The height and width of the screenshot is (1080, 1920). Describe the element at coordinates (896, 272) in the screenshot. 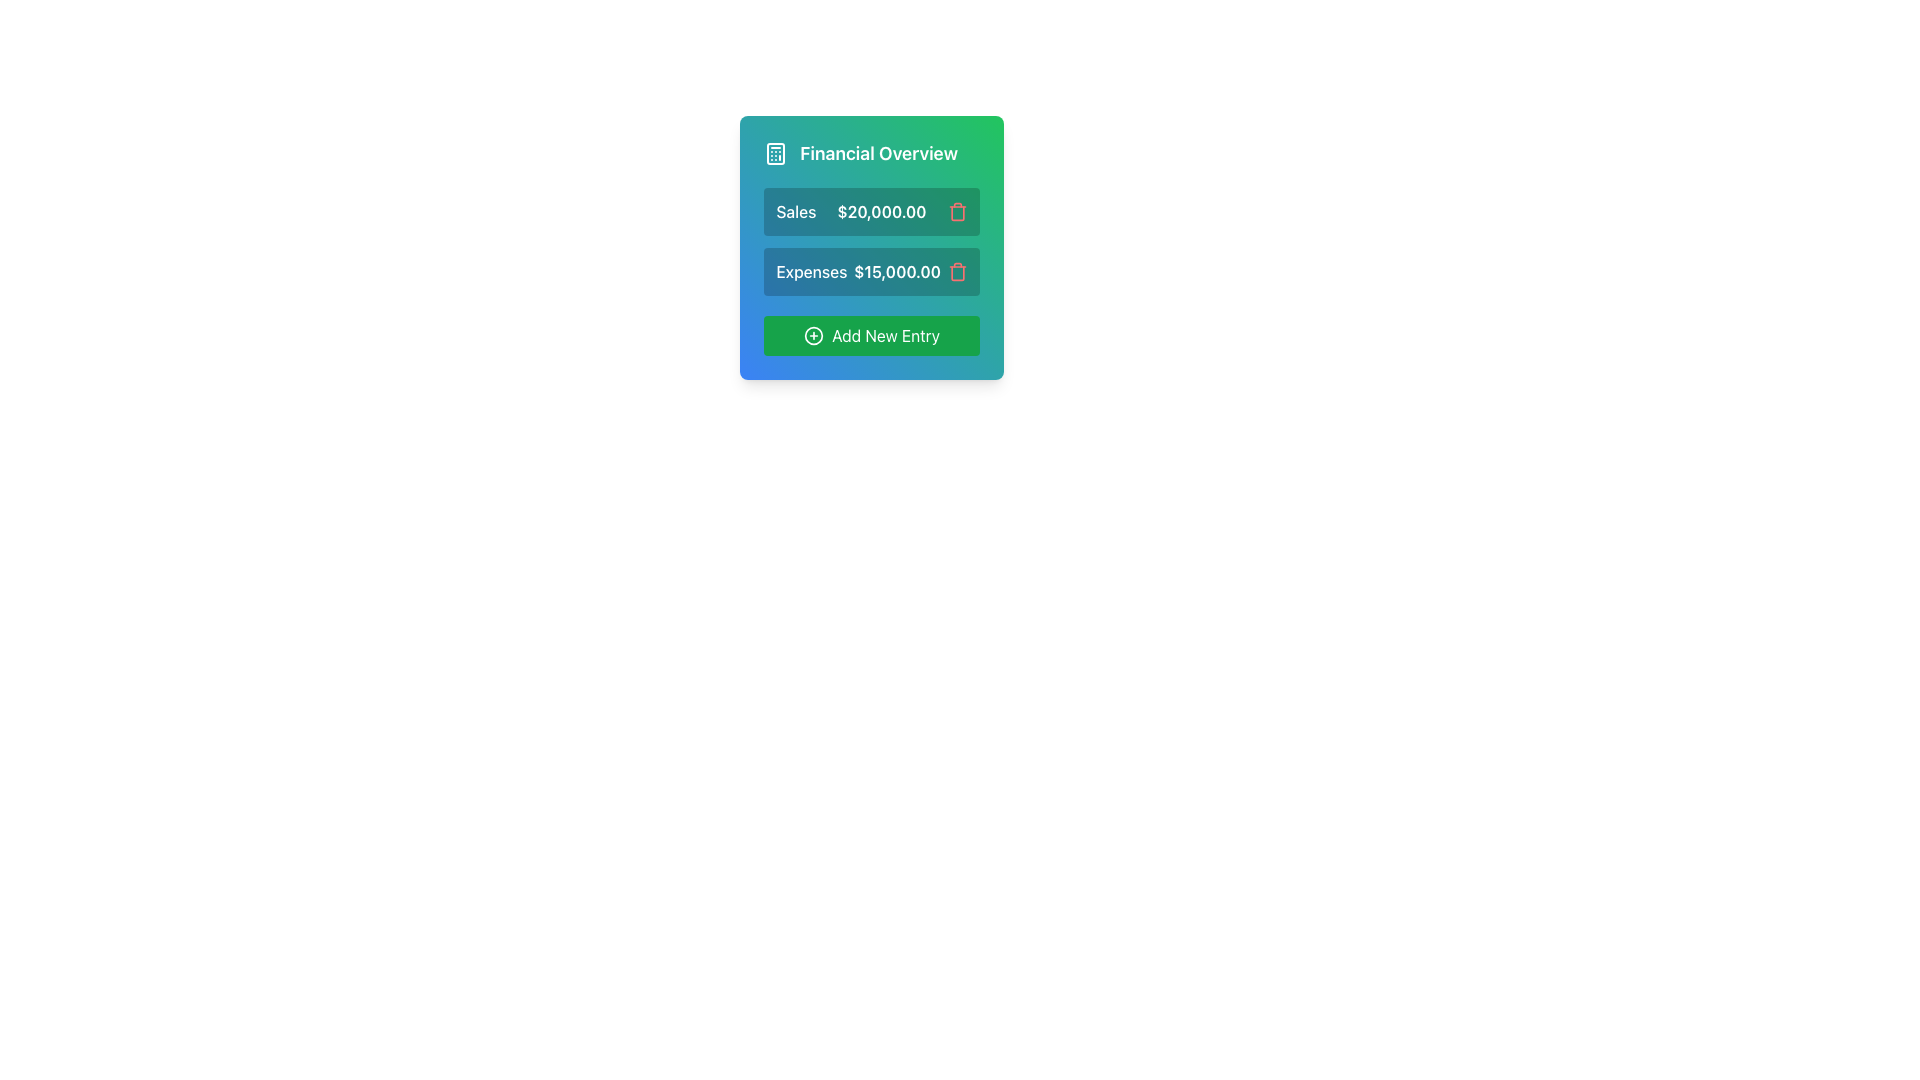

I see `text displaying the monetary value of expenses located in the row labeled 'Expenses' within the Financial Overview card, positioned to the right of the 'Expenses' label` at that location.